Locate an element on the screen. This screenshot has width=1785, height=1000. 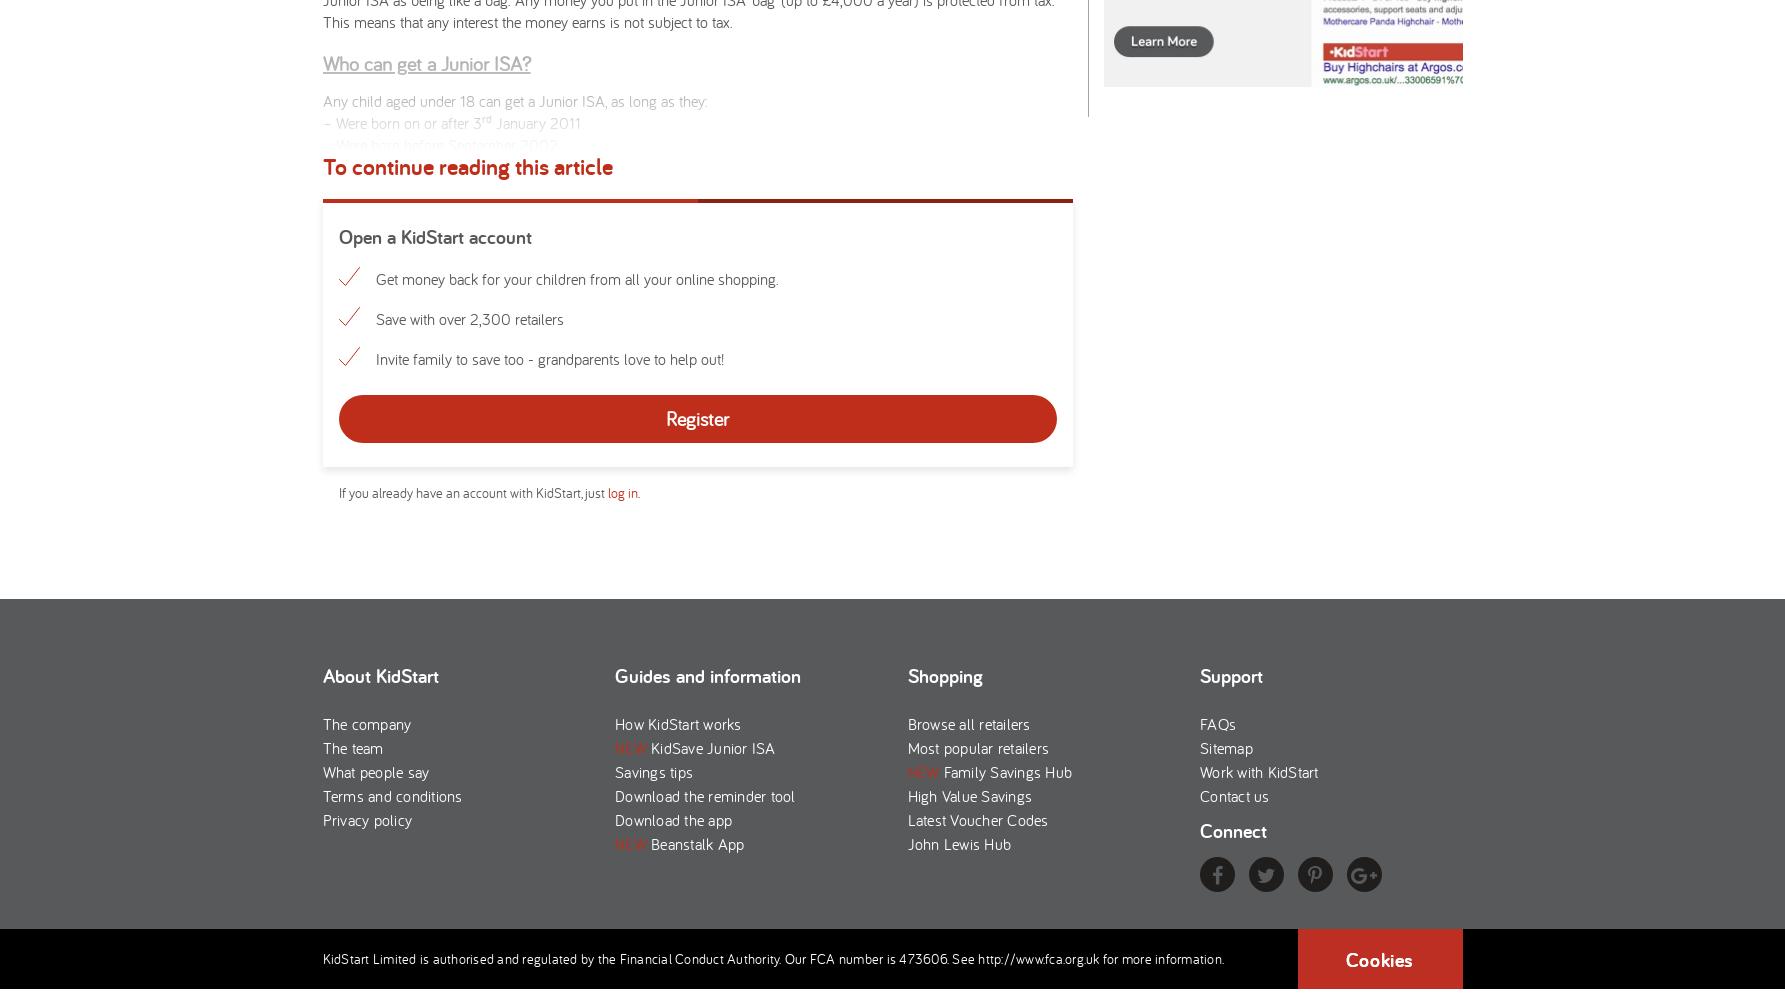
'You can pay as much or as little money in as you like, as often as you like (provided it doesn’t go over the £4,000 annual limit)' is located at coordinates (674, 389).